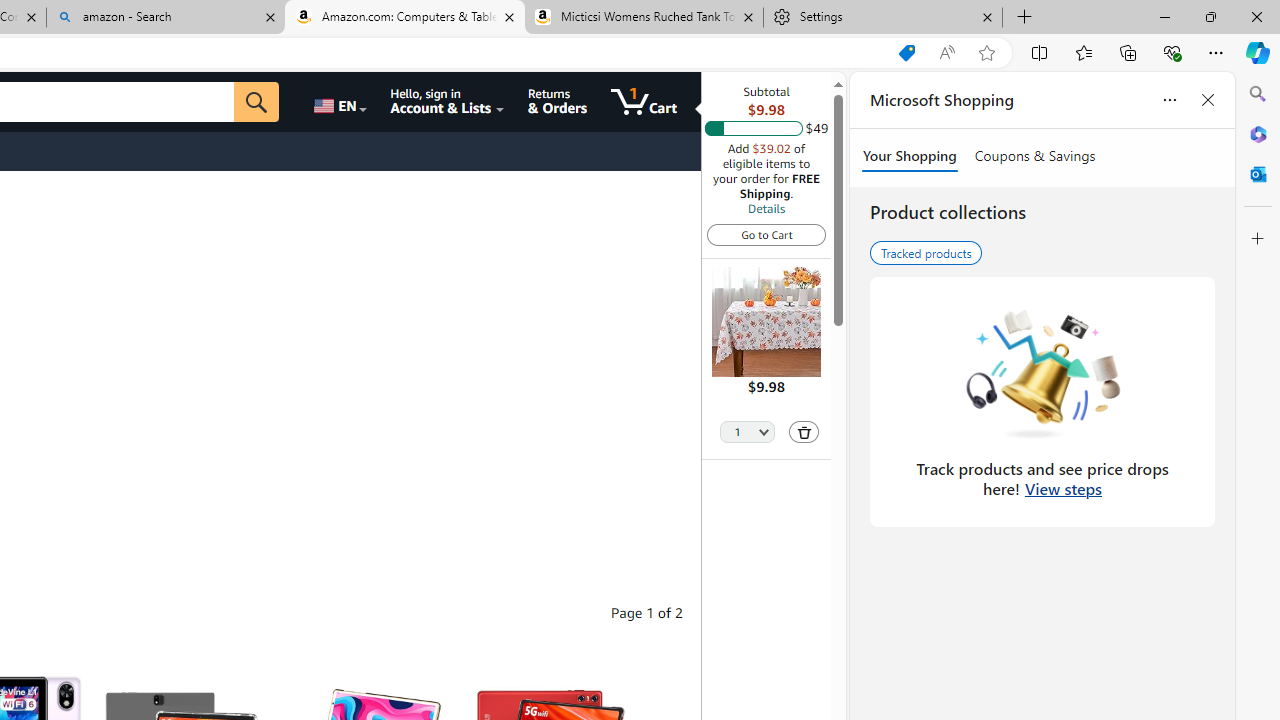 The height and width of the screenshot is (720, 1280). What do you see at coordinates (447, 101) in the screenshot?
I see `'Hello, sign in Account & Lists'` at bounding box center [447, 101].